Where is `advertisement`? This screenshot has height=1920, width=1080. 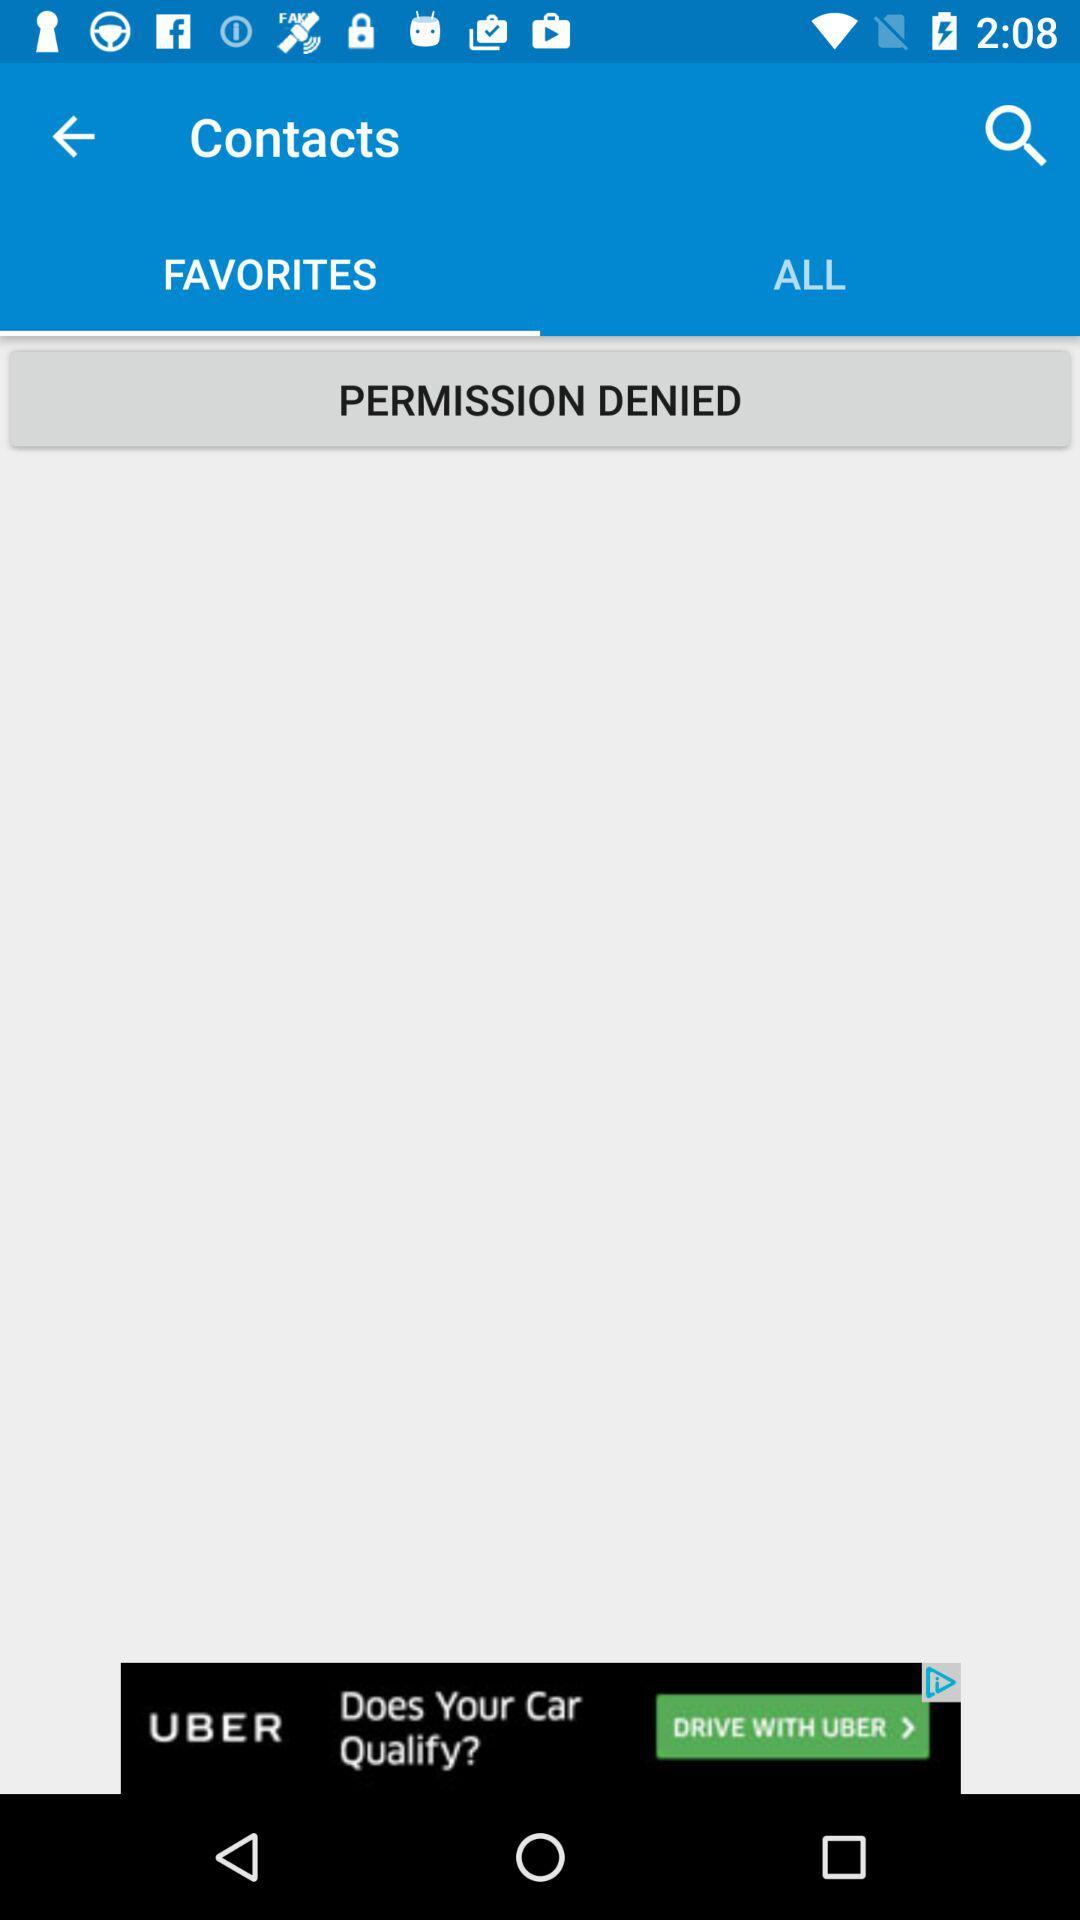
advertisement is located at coordinates (540, 1727).